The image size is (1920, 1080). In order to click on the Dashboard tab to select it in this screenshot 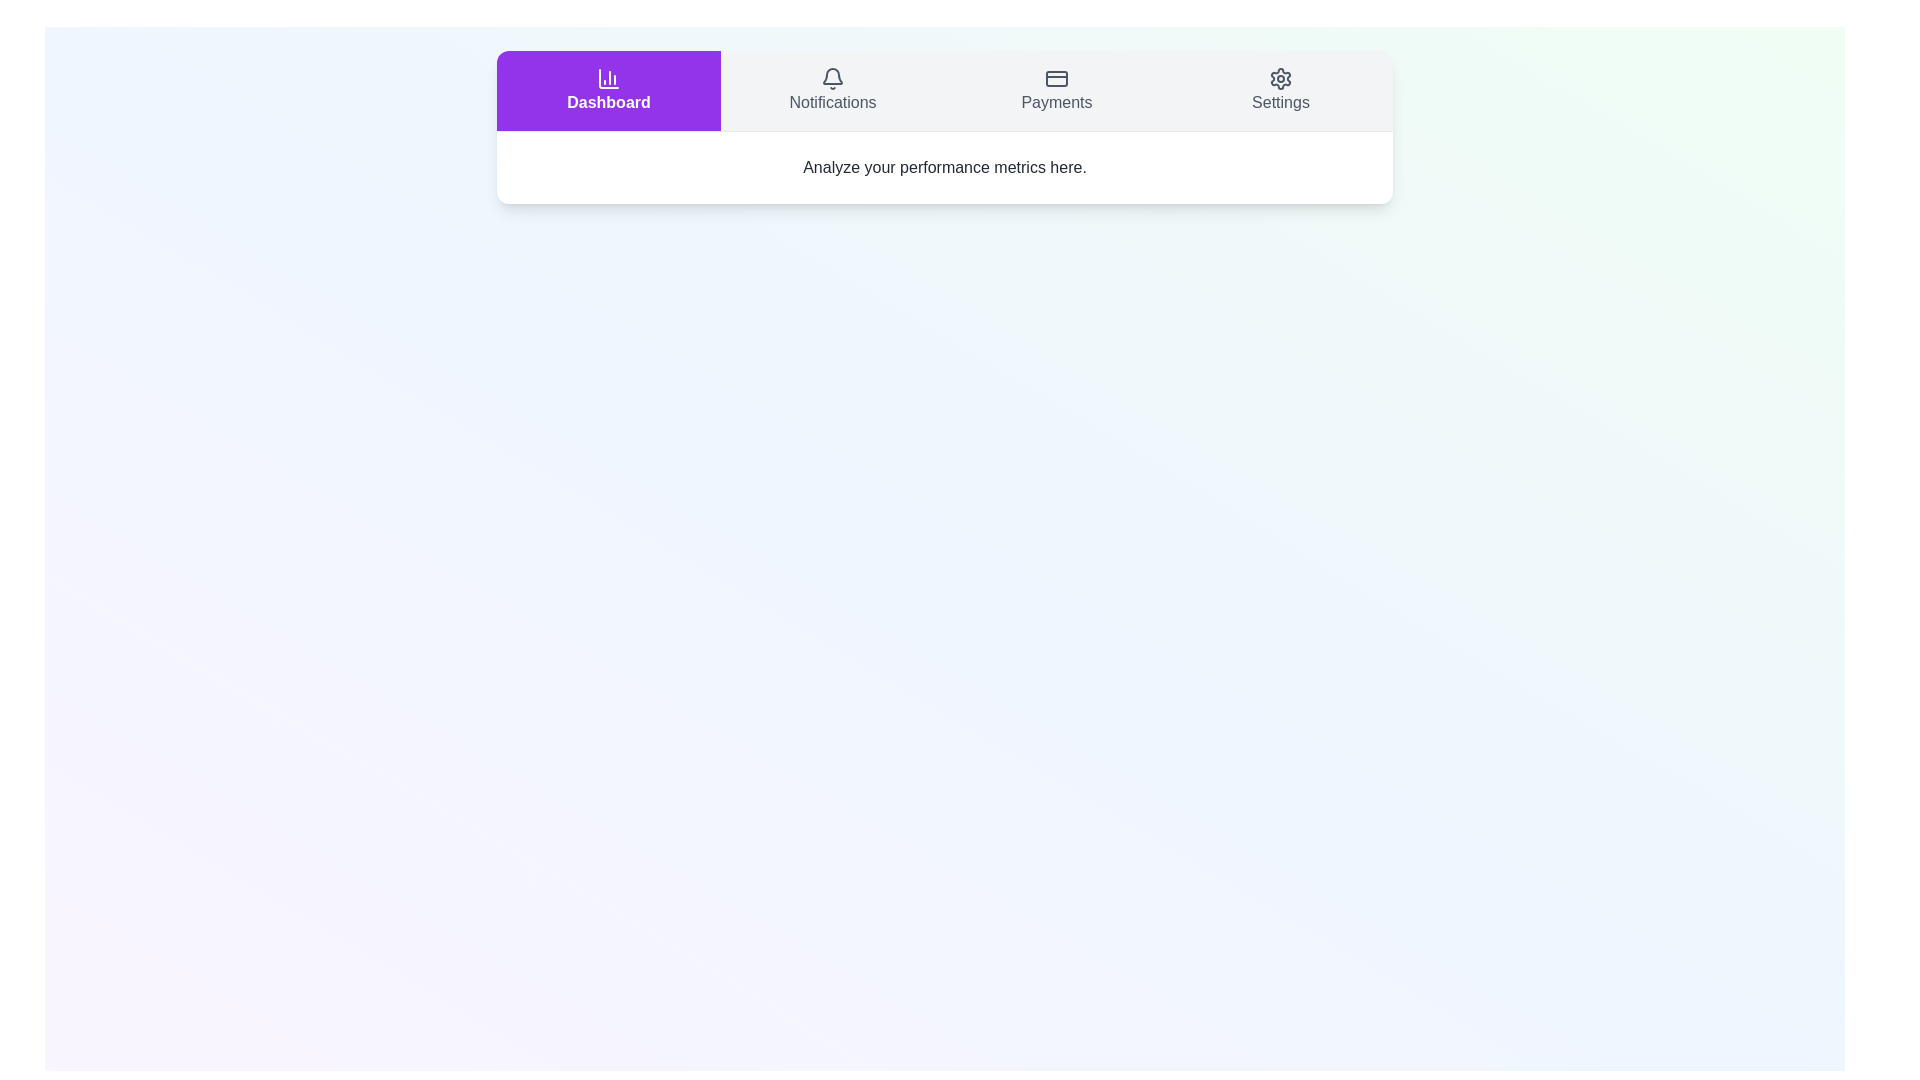, I will do `click(608, 91)`.